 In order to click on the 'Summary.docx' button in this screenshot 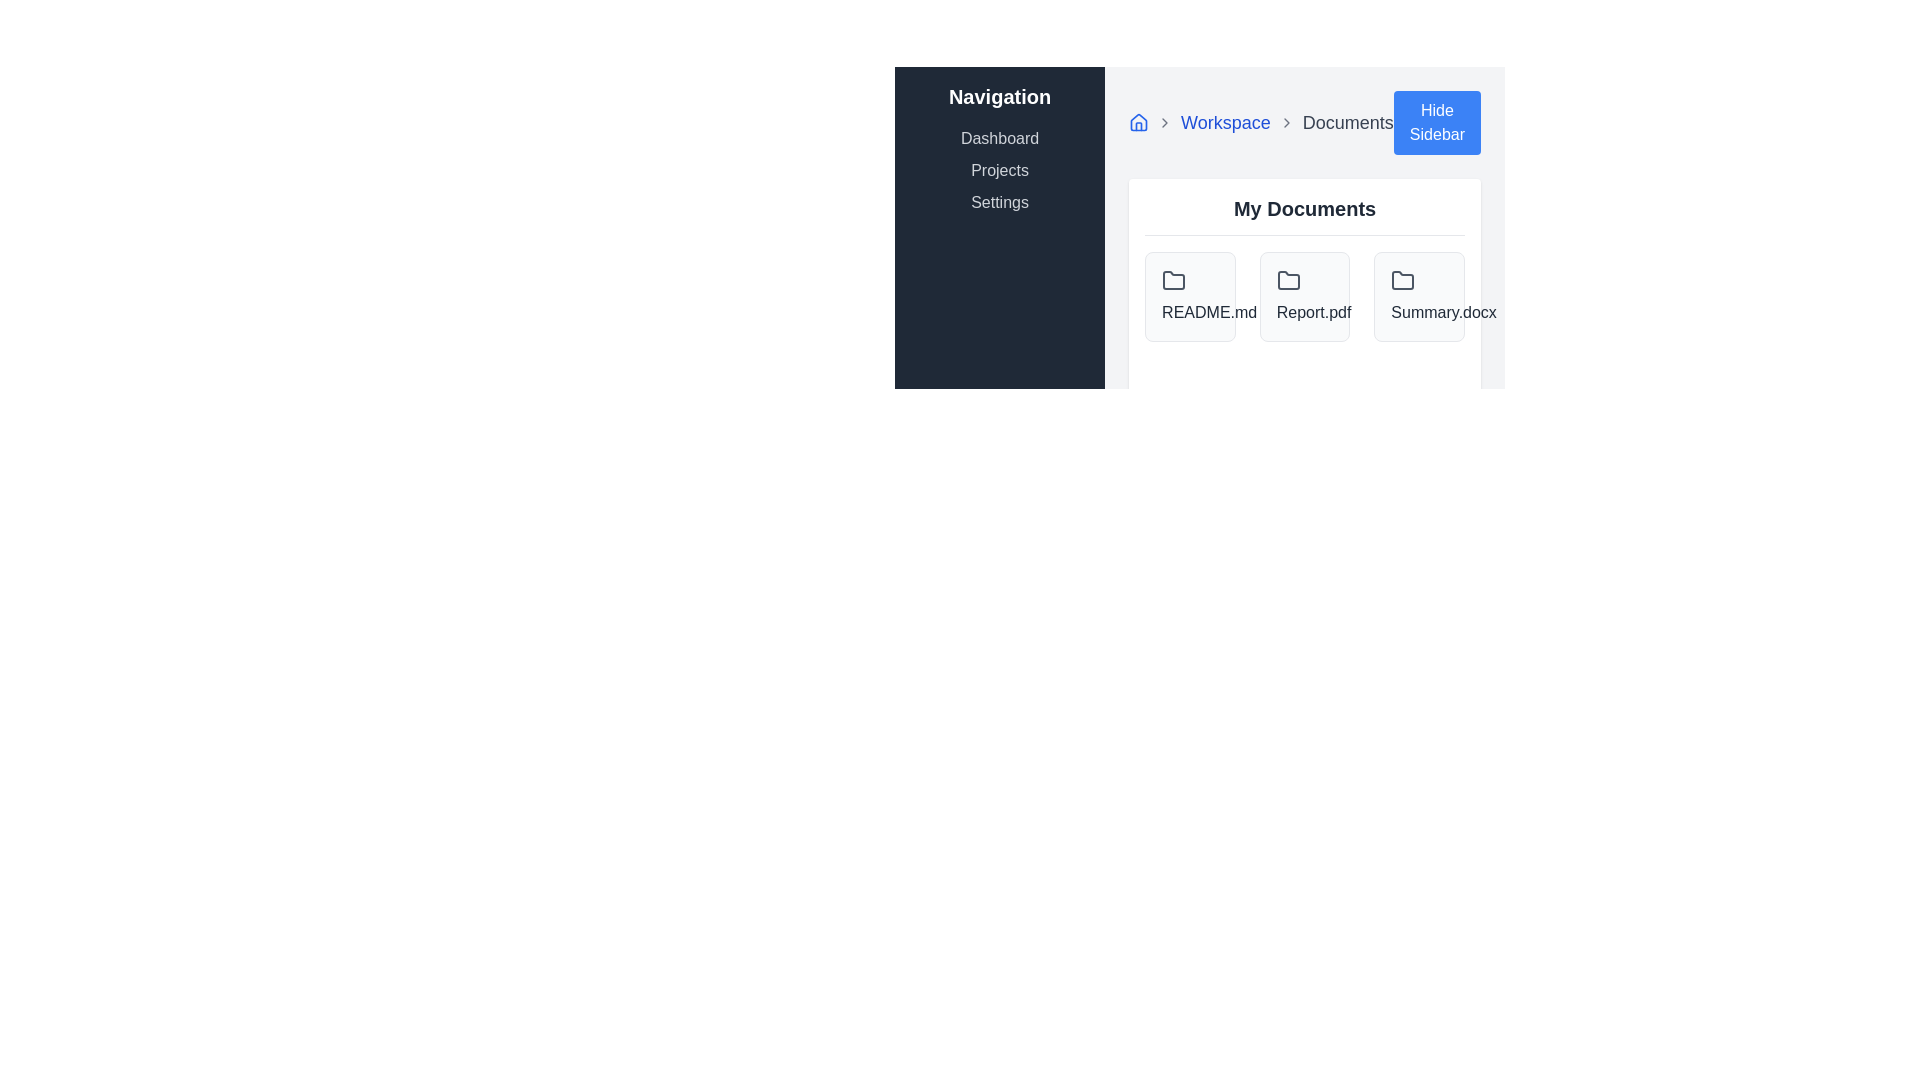, I will do `click(1418, 297)`.